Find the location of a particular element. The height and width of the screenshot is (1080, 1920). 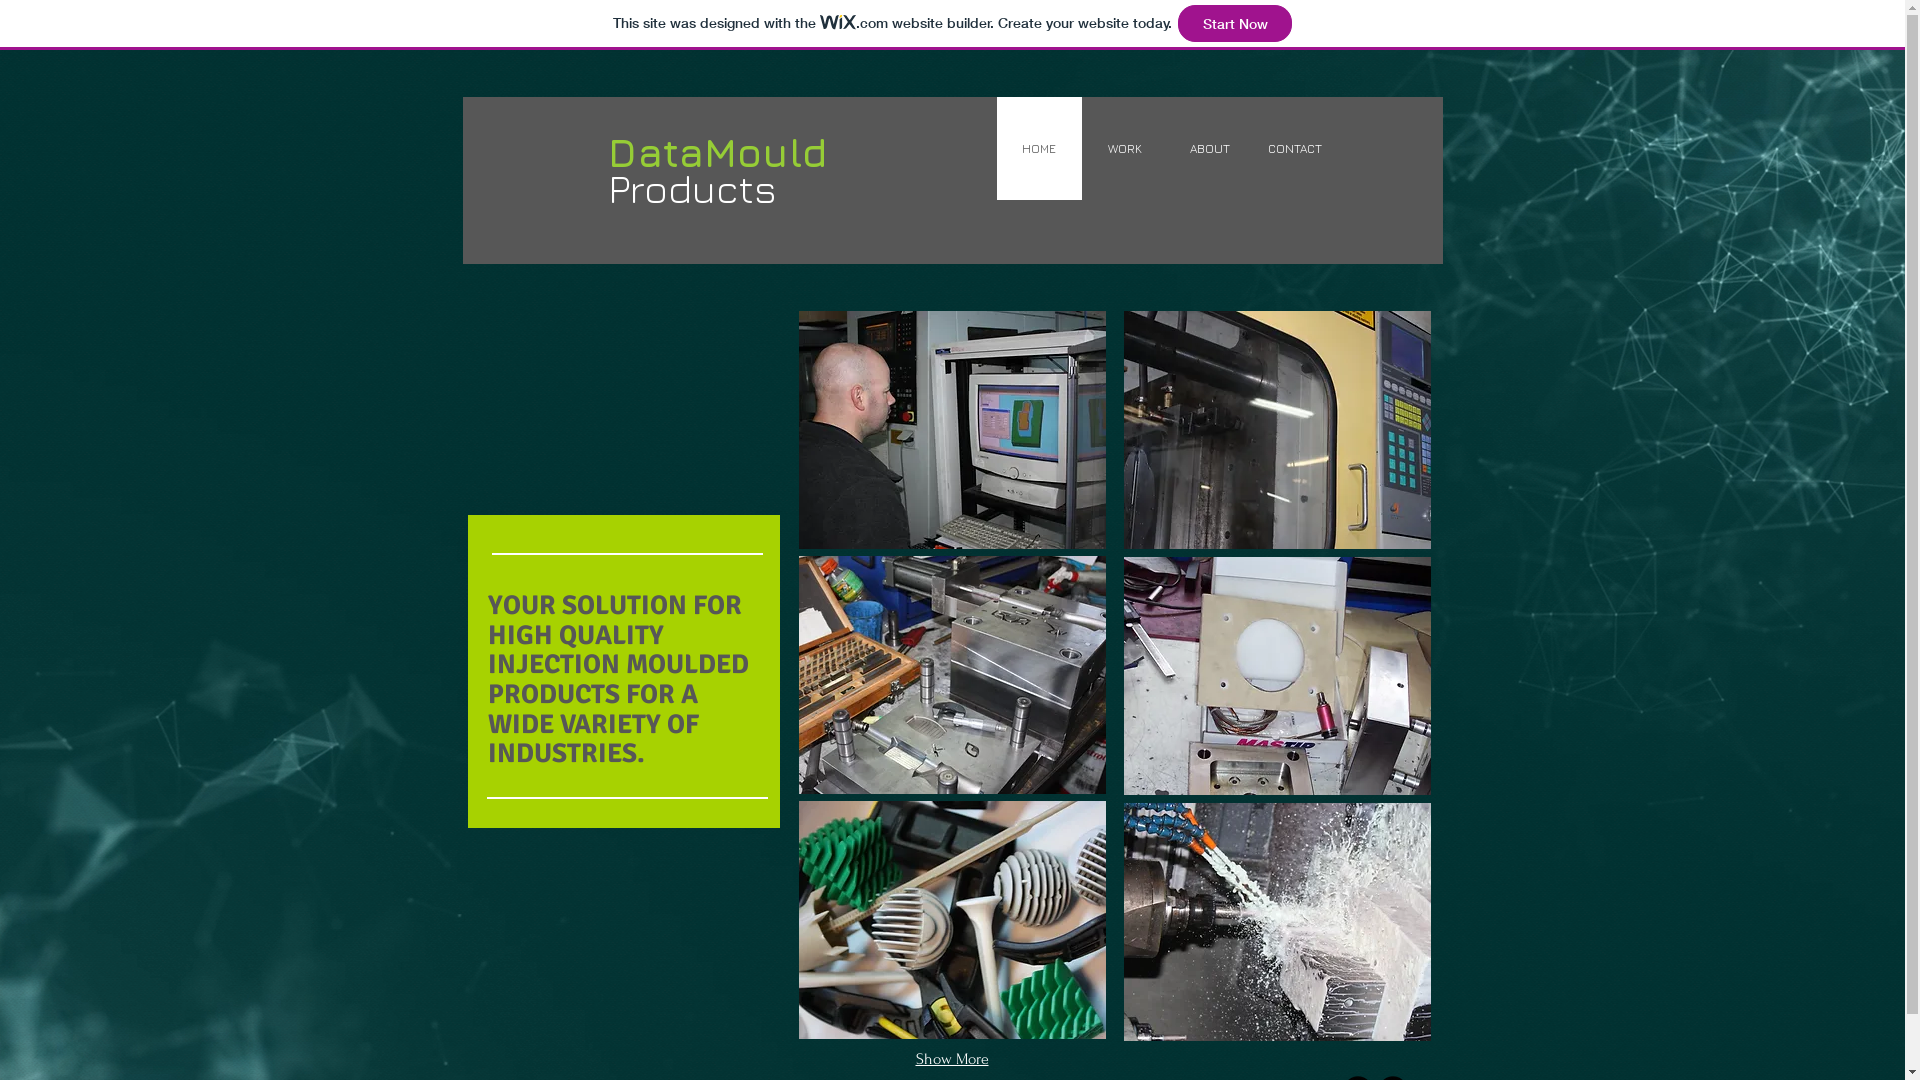

'ABOUT' is located at coordinates (1207, 147).